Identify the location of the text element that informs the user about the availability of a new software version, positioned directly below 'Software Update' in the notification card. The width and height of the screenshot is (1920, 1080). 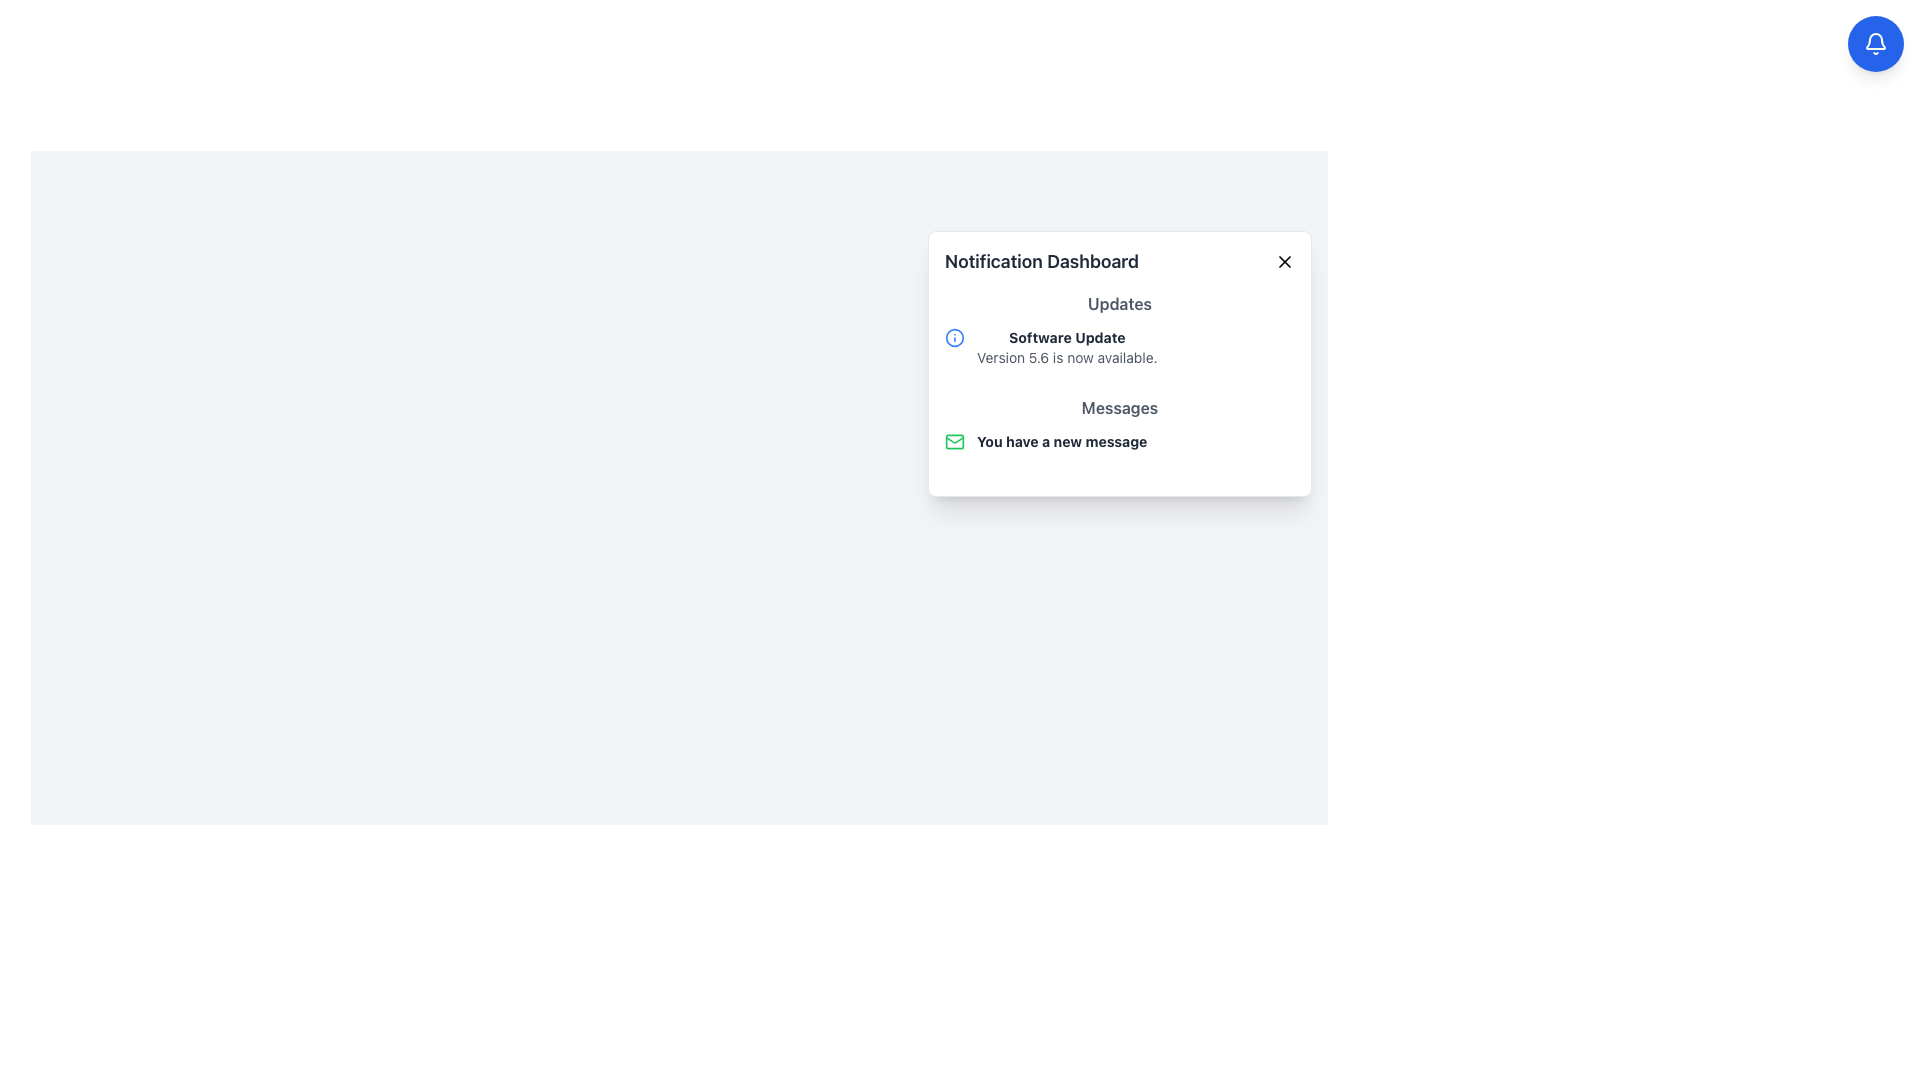
(1066, 357).